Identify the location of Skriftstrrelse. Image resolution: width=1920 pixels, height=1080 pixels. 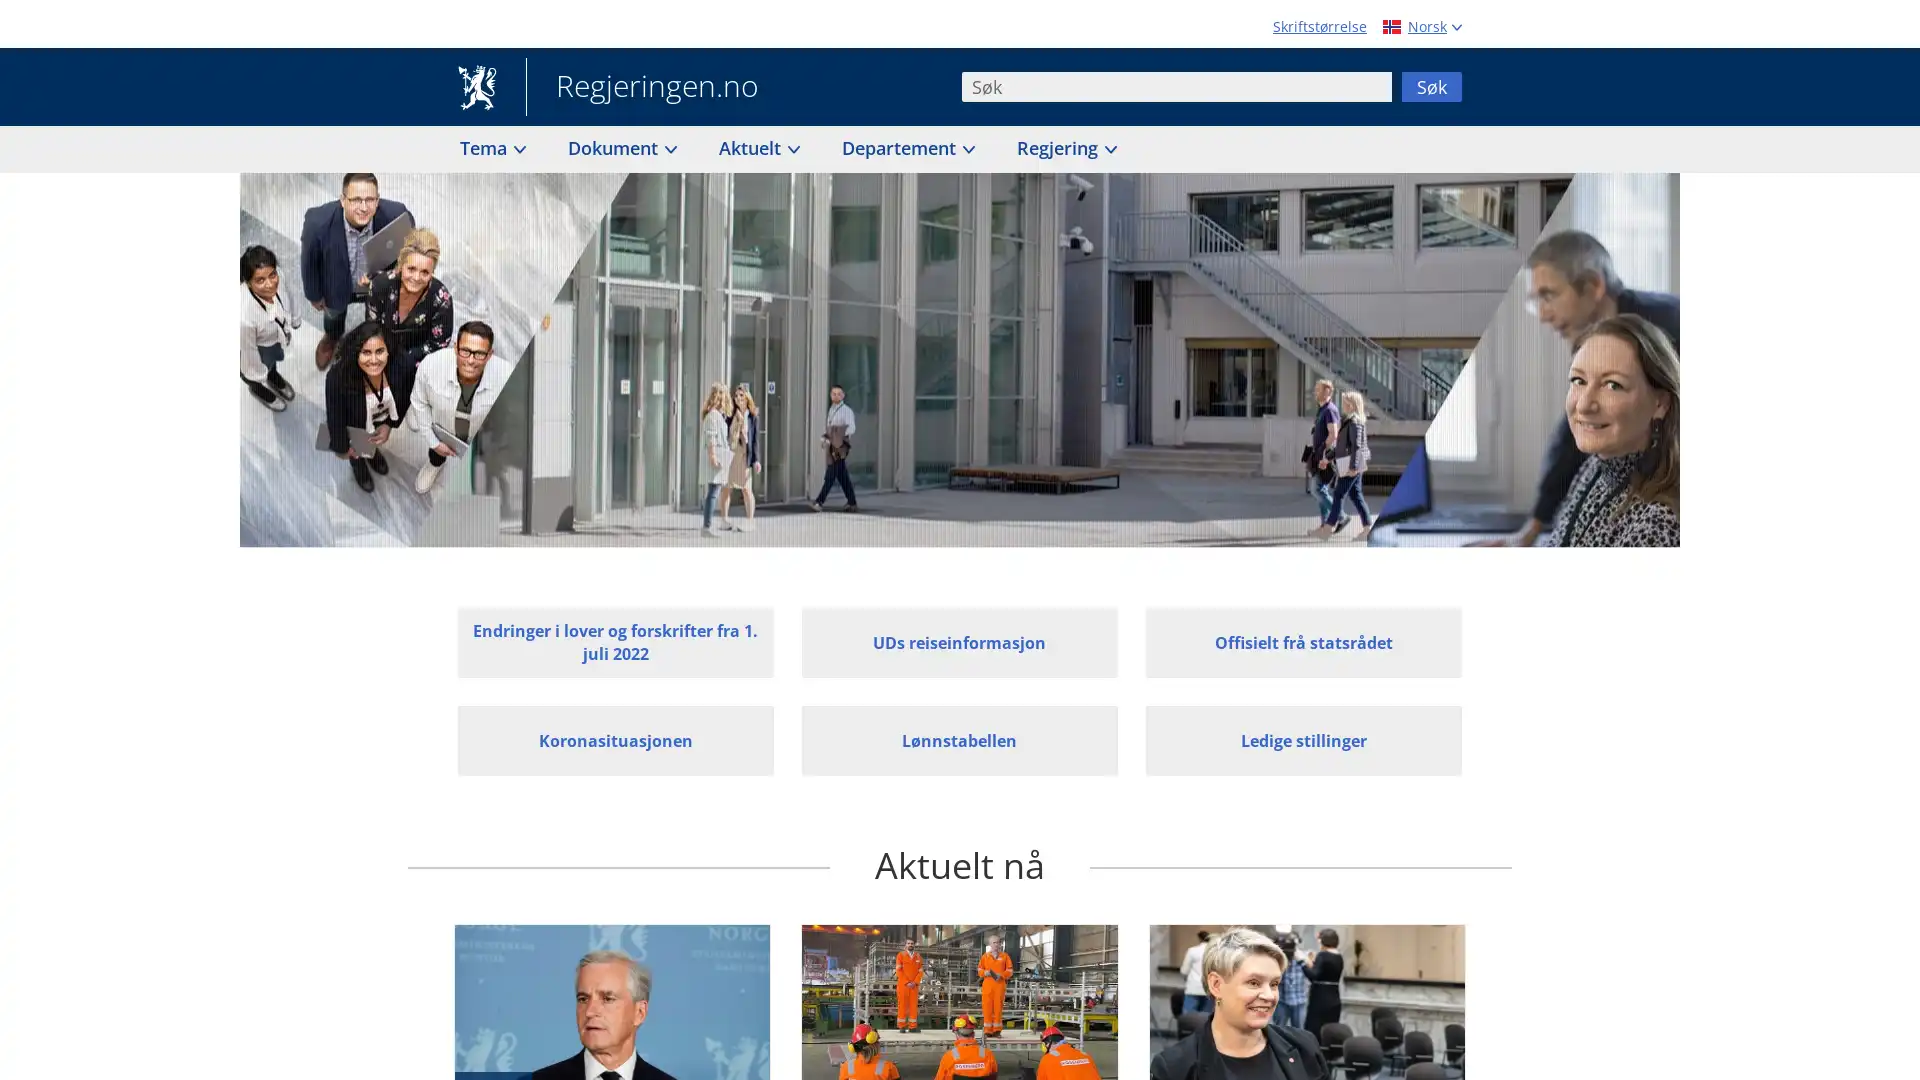
(1320, 26).